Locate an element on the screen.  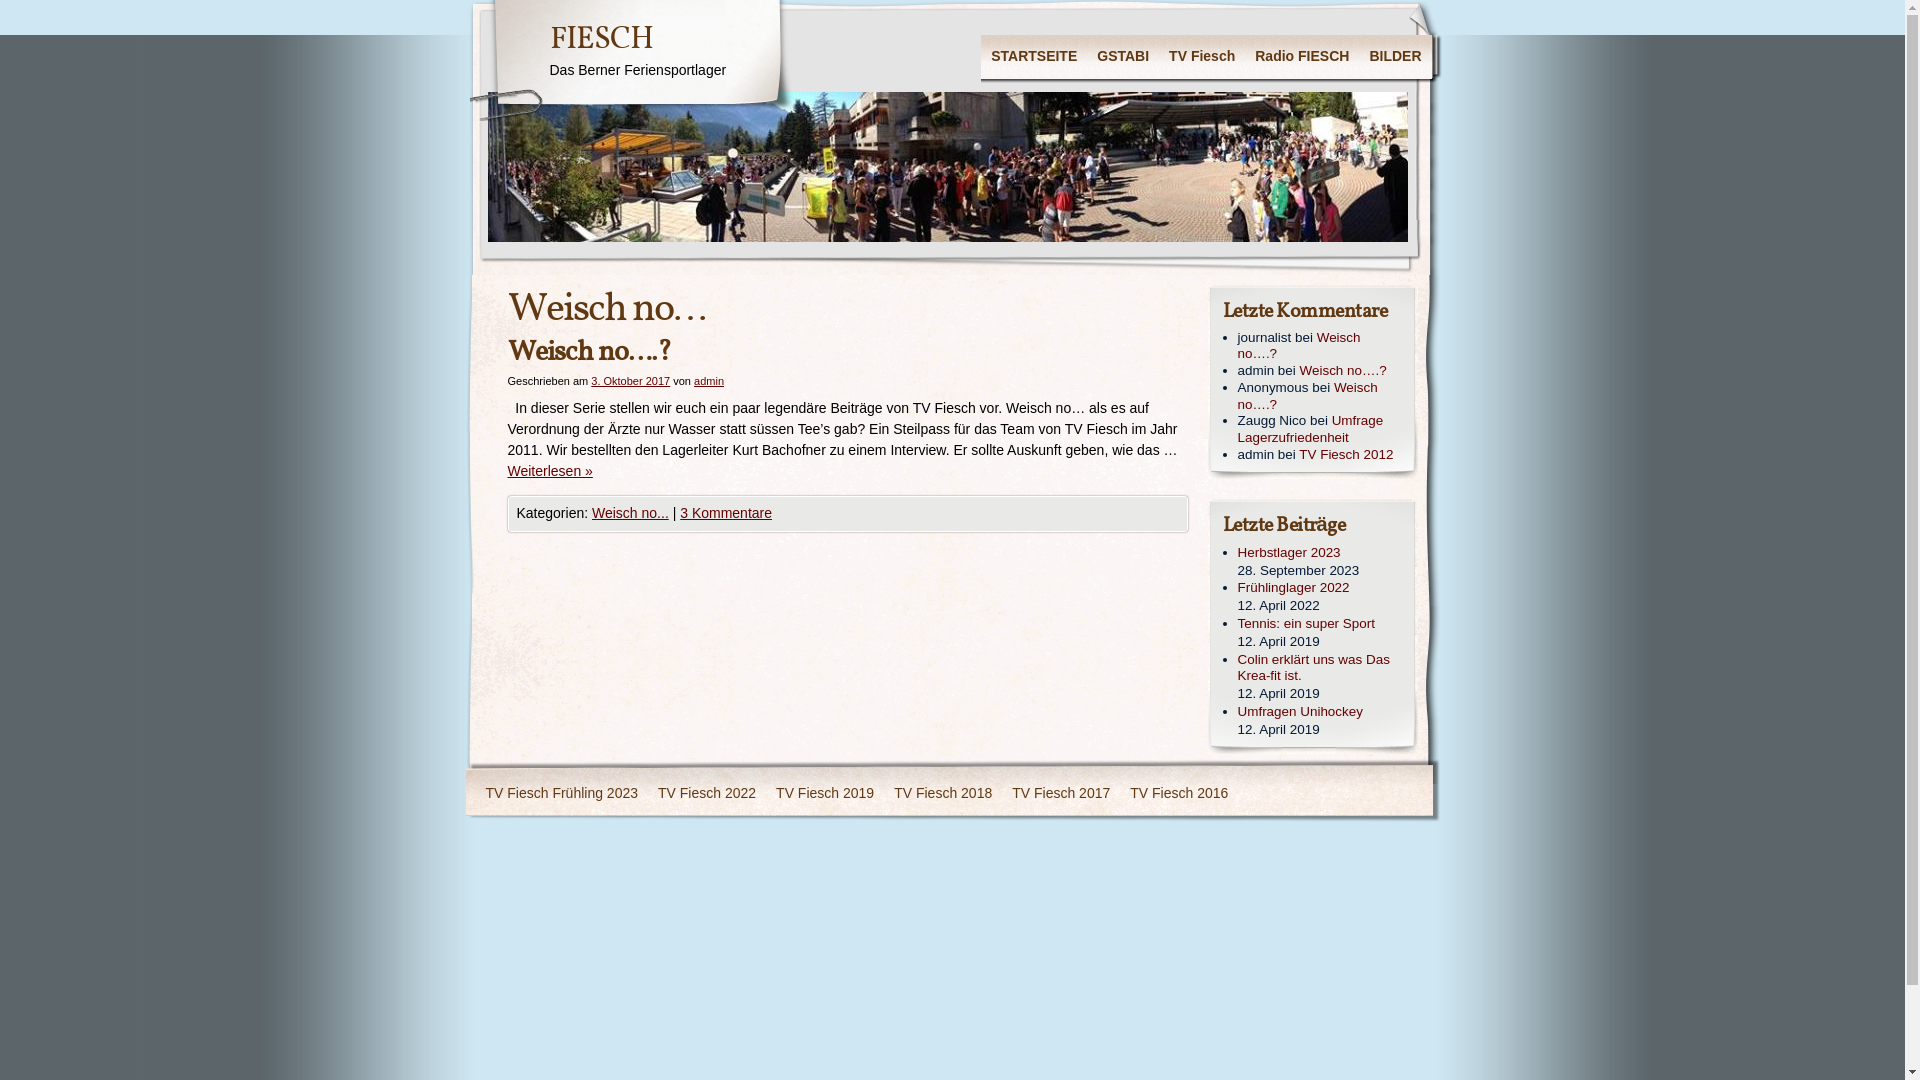
'TV Fiesch 2022' is located at coordinates (706, 793).